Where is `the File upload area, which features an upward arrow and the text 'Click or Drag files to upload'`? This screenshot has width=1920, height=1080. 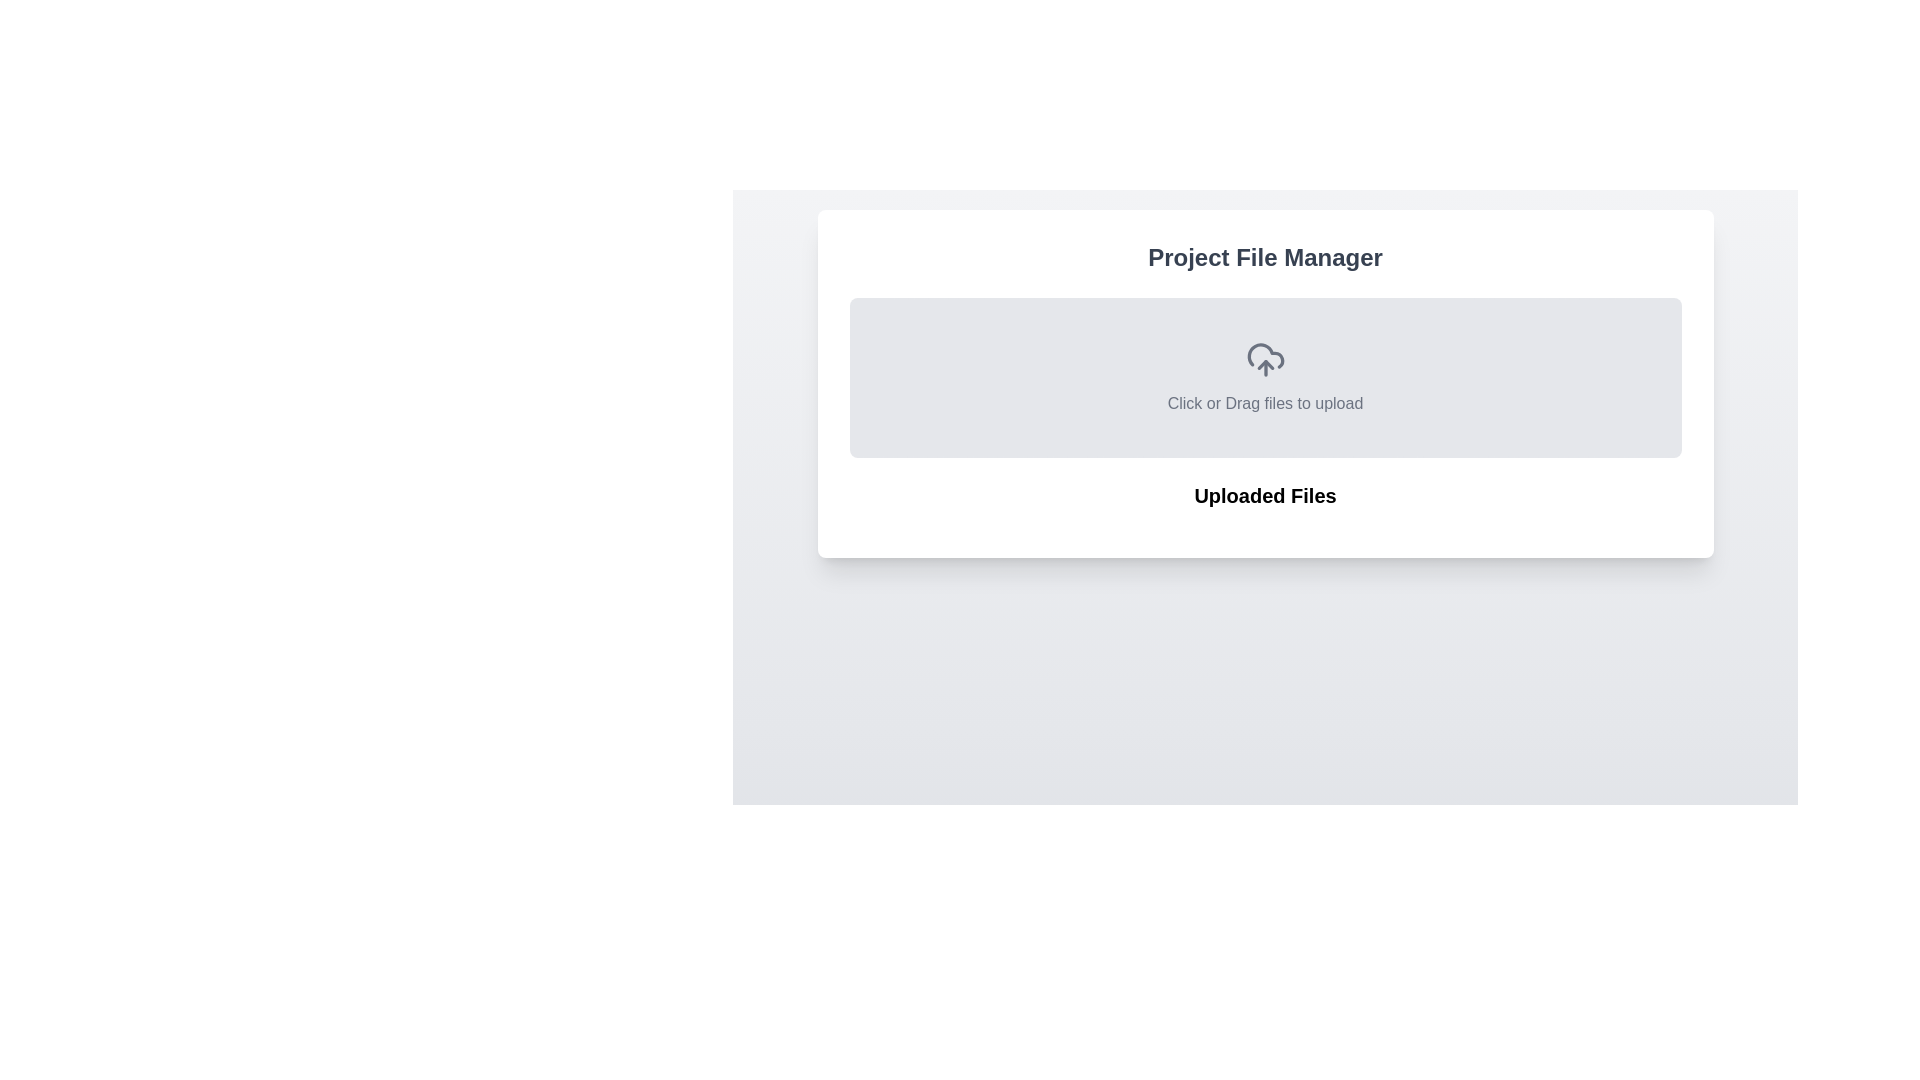
the File upload area, which features an upward arrow and the text 'Click or Drag files to upload' is located at coordinates (1264, 378).